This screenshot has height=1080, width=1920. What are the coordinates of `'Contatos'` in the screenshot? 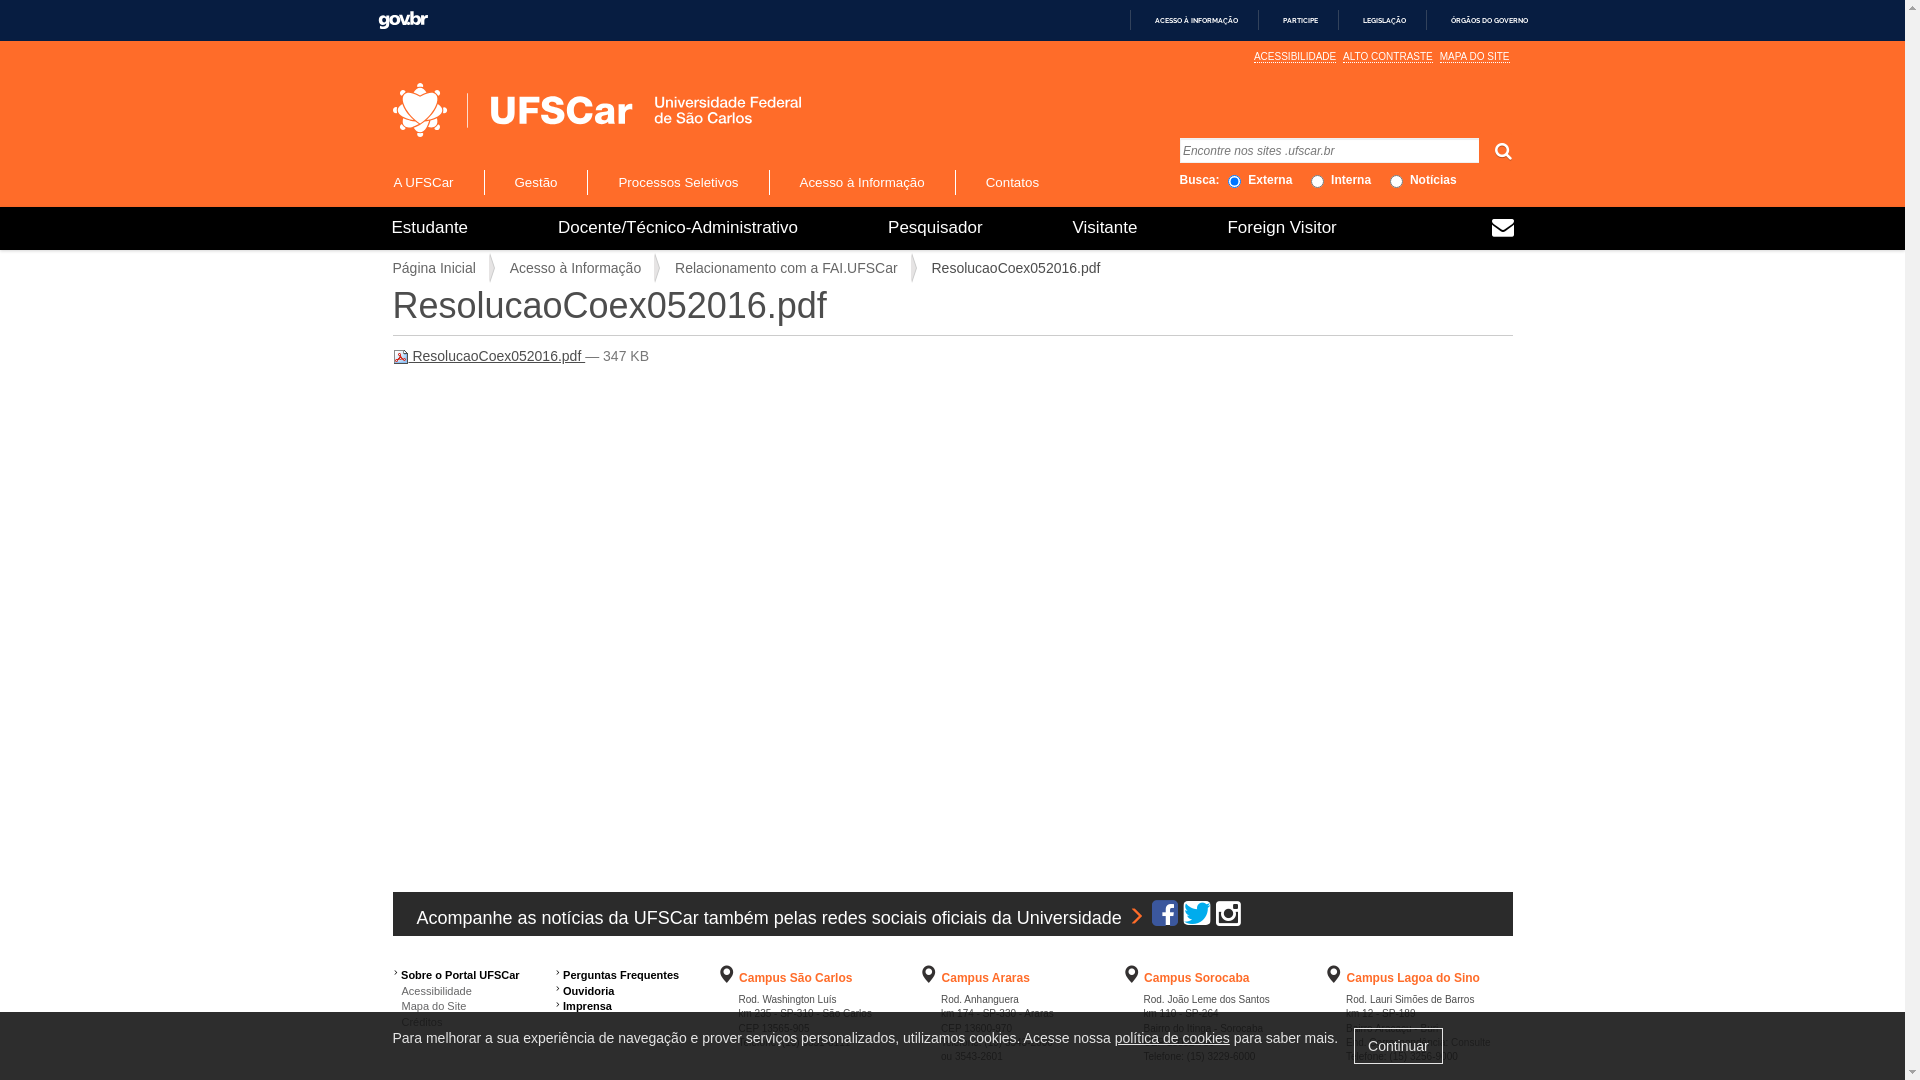 It's located at (1012, 182).